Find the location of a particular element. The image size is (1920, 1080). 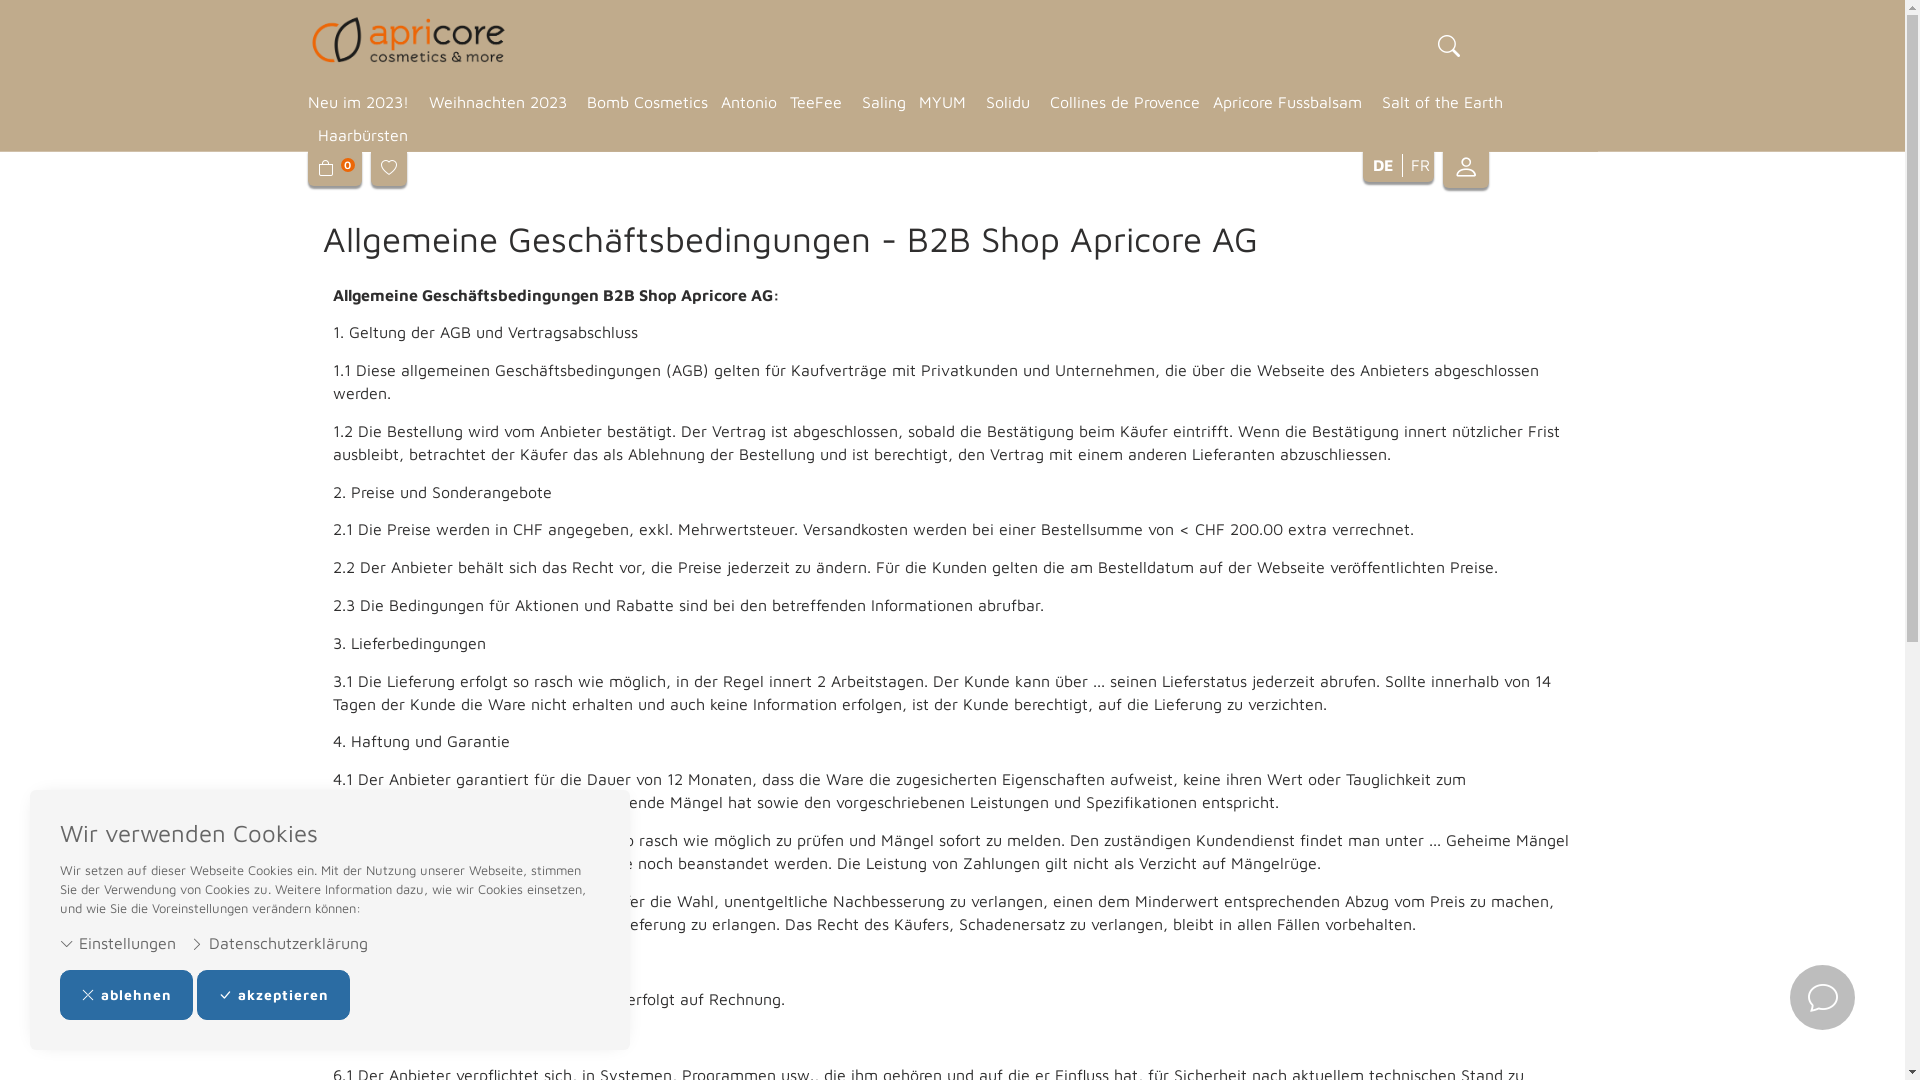

'Bomb Cosmetics' is located at coordinates (643, 102).